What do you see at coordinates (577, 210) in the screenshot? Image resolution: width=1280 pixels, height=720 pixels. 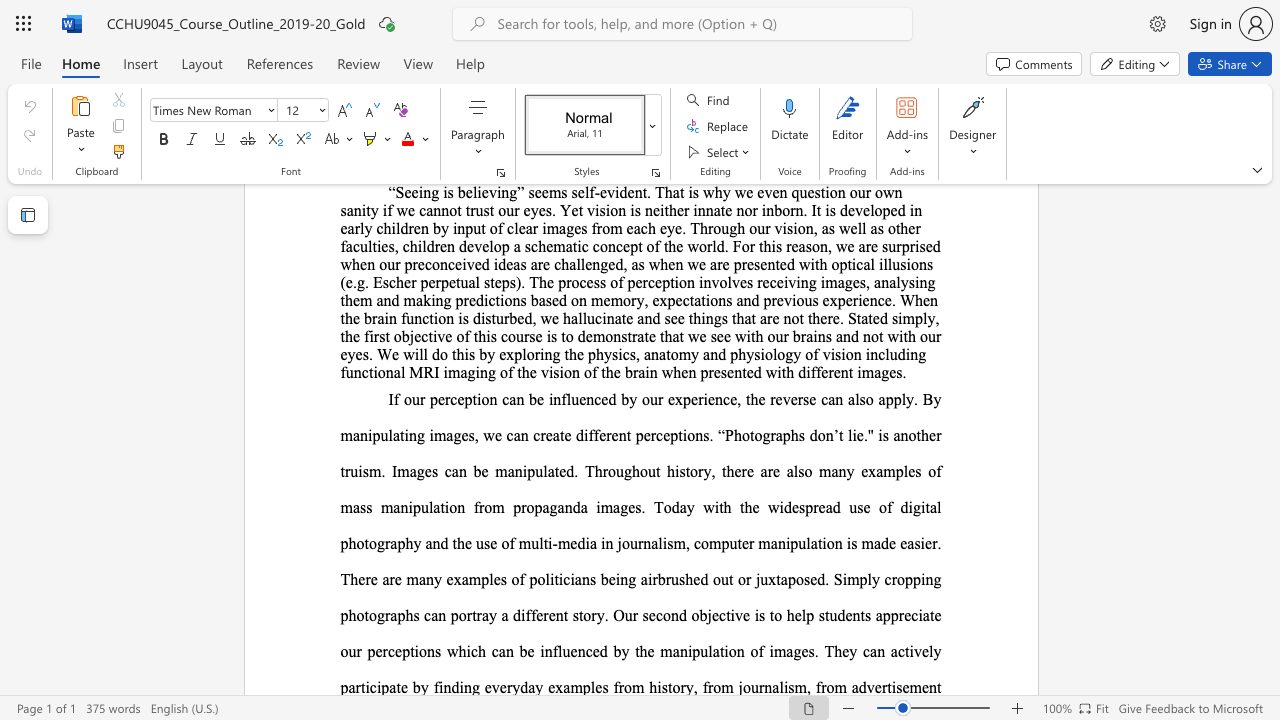 I see `the subset text "t vision is neither innate nor inborn. It is developed in early children by input of clear images from each eye. Through our vision, as well as other faculties, children develop a schematic concept of the world. For this reason, we a" within the text "“Seeing is believing” seems self-evident. That is why we even question our own sanity if we cannot trust our eyes. Yet vision is neither innate nor inborn. It is developed in early children by input of clear images from each eye. Through our vision, as well as other faculties, children develop a schematic concept of the world. For this reason, we are surprised when our preconceived ideas are challenged, as when we are presented with optical illusions (e.g. Escher perpetual steps). The process of perception"` at bounding box center [577, 210].